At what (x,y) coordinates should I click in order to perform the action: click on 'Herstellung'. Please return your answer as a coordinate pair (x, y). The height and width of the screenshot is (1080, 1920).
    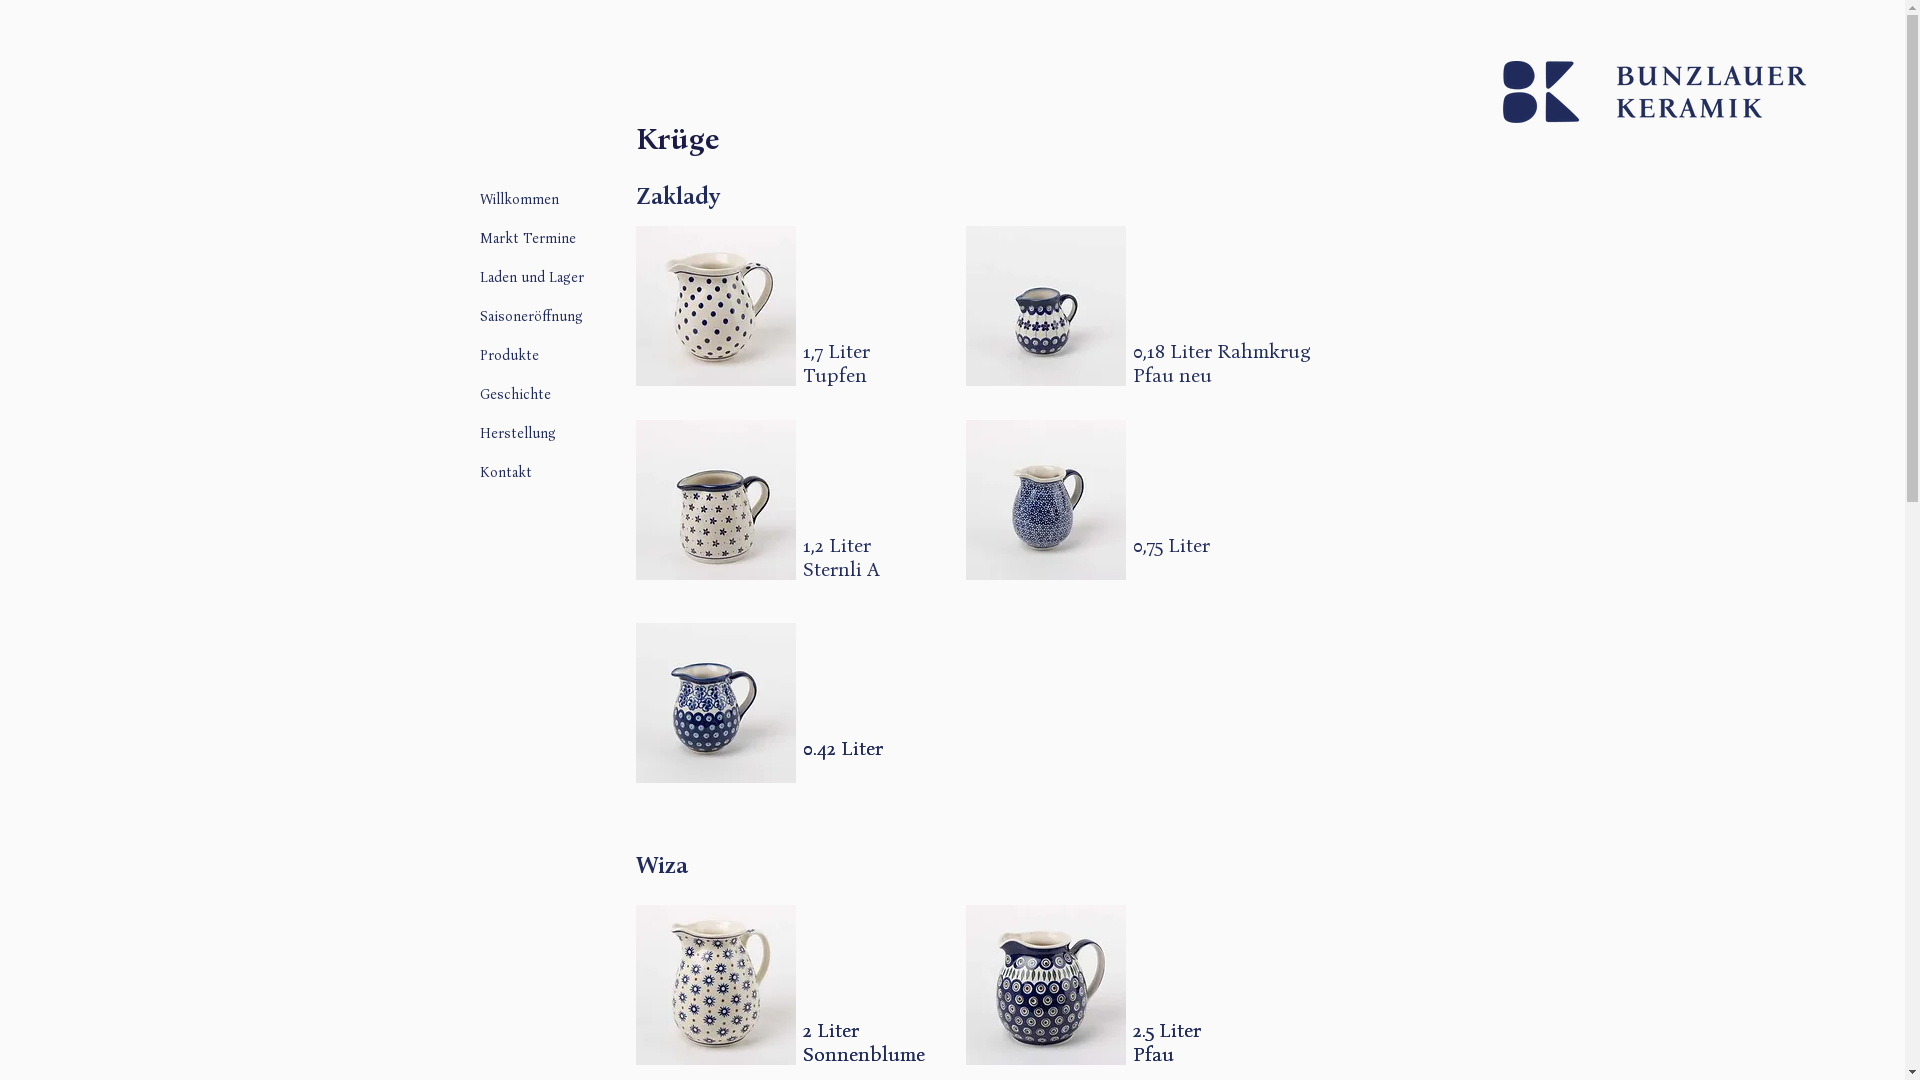
    Looking at the image, I should click on (480, 431).